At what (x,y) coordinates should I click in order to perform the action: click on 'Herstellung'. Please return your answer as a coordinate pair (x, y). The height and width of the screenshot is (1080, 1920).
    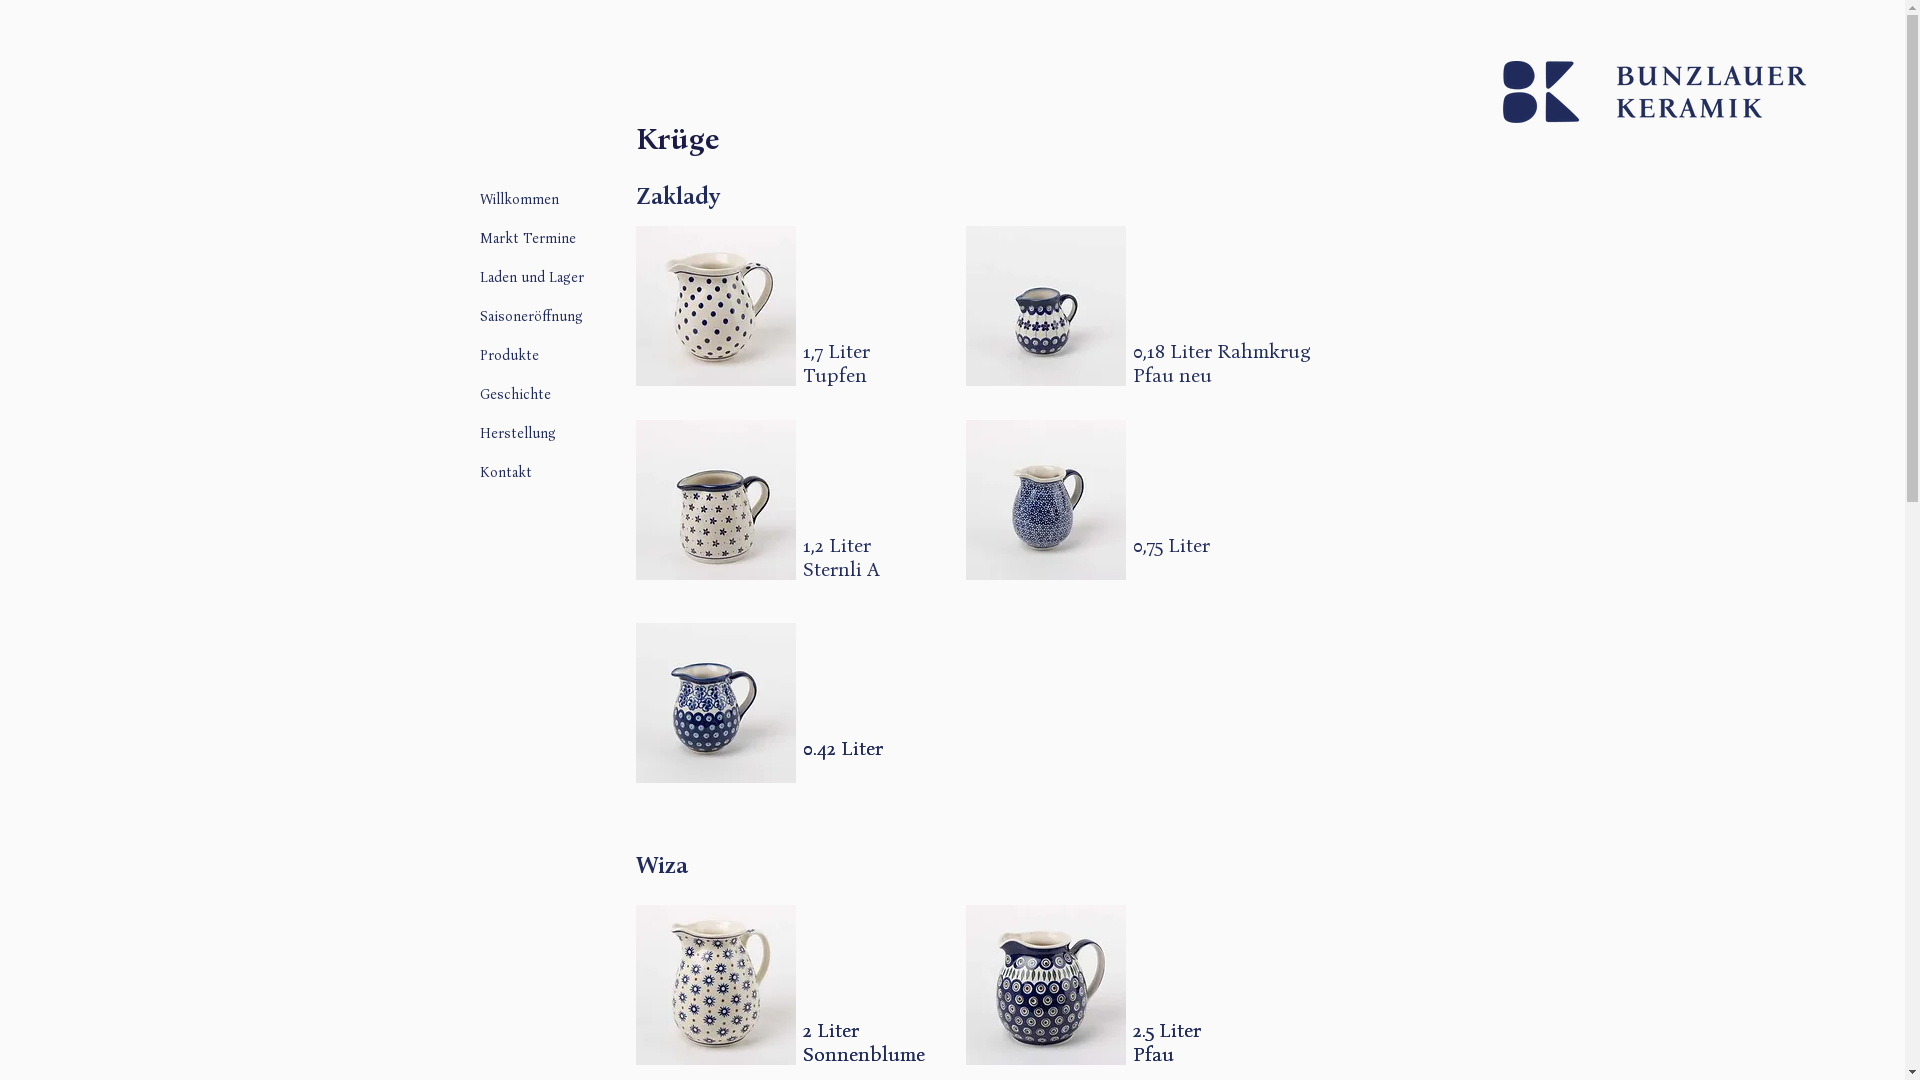
    Looking at the image, I should click on (480, 431).